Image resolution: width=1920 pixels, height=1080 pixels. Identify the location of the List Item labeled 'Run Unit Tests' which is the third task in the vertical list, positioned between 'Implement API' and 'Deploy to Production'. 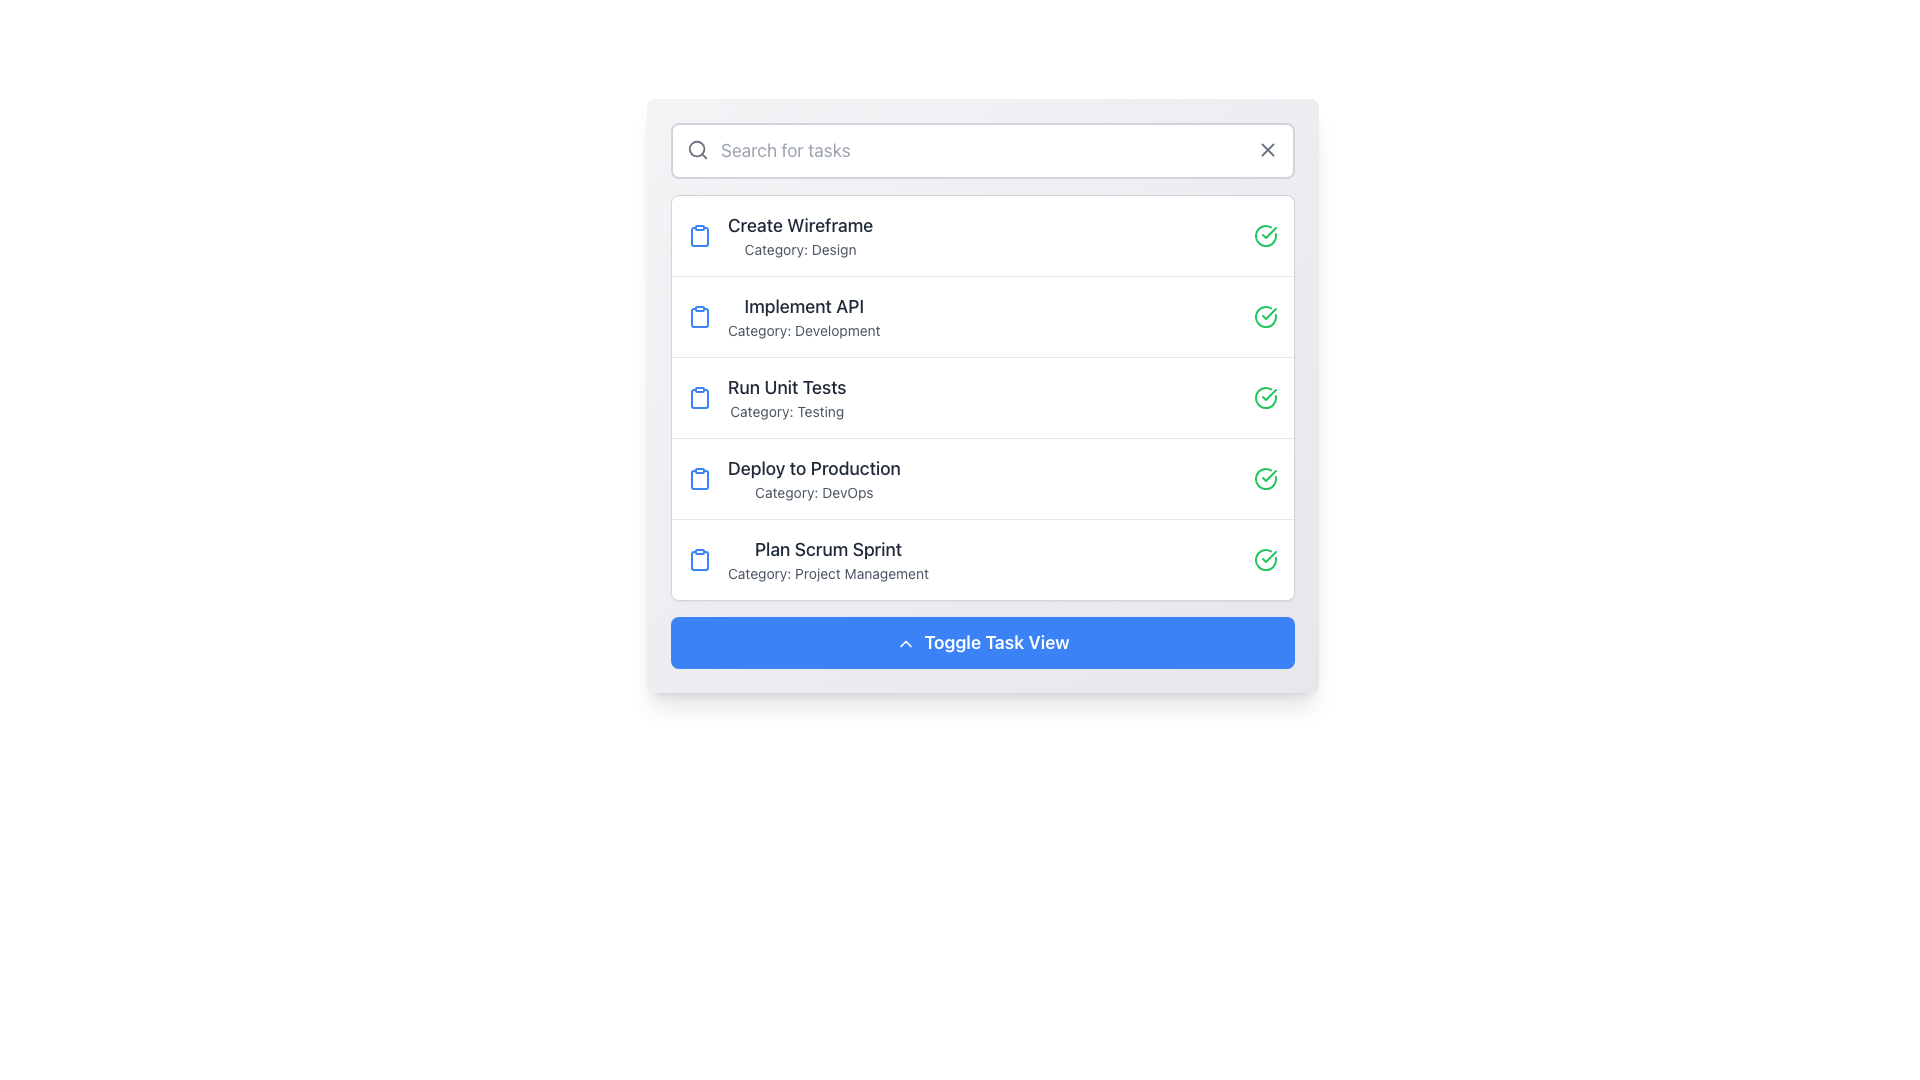
(766, 397).